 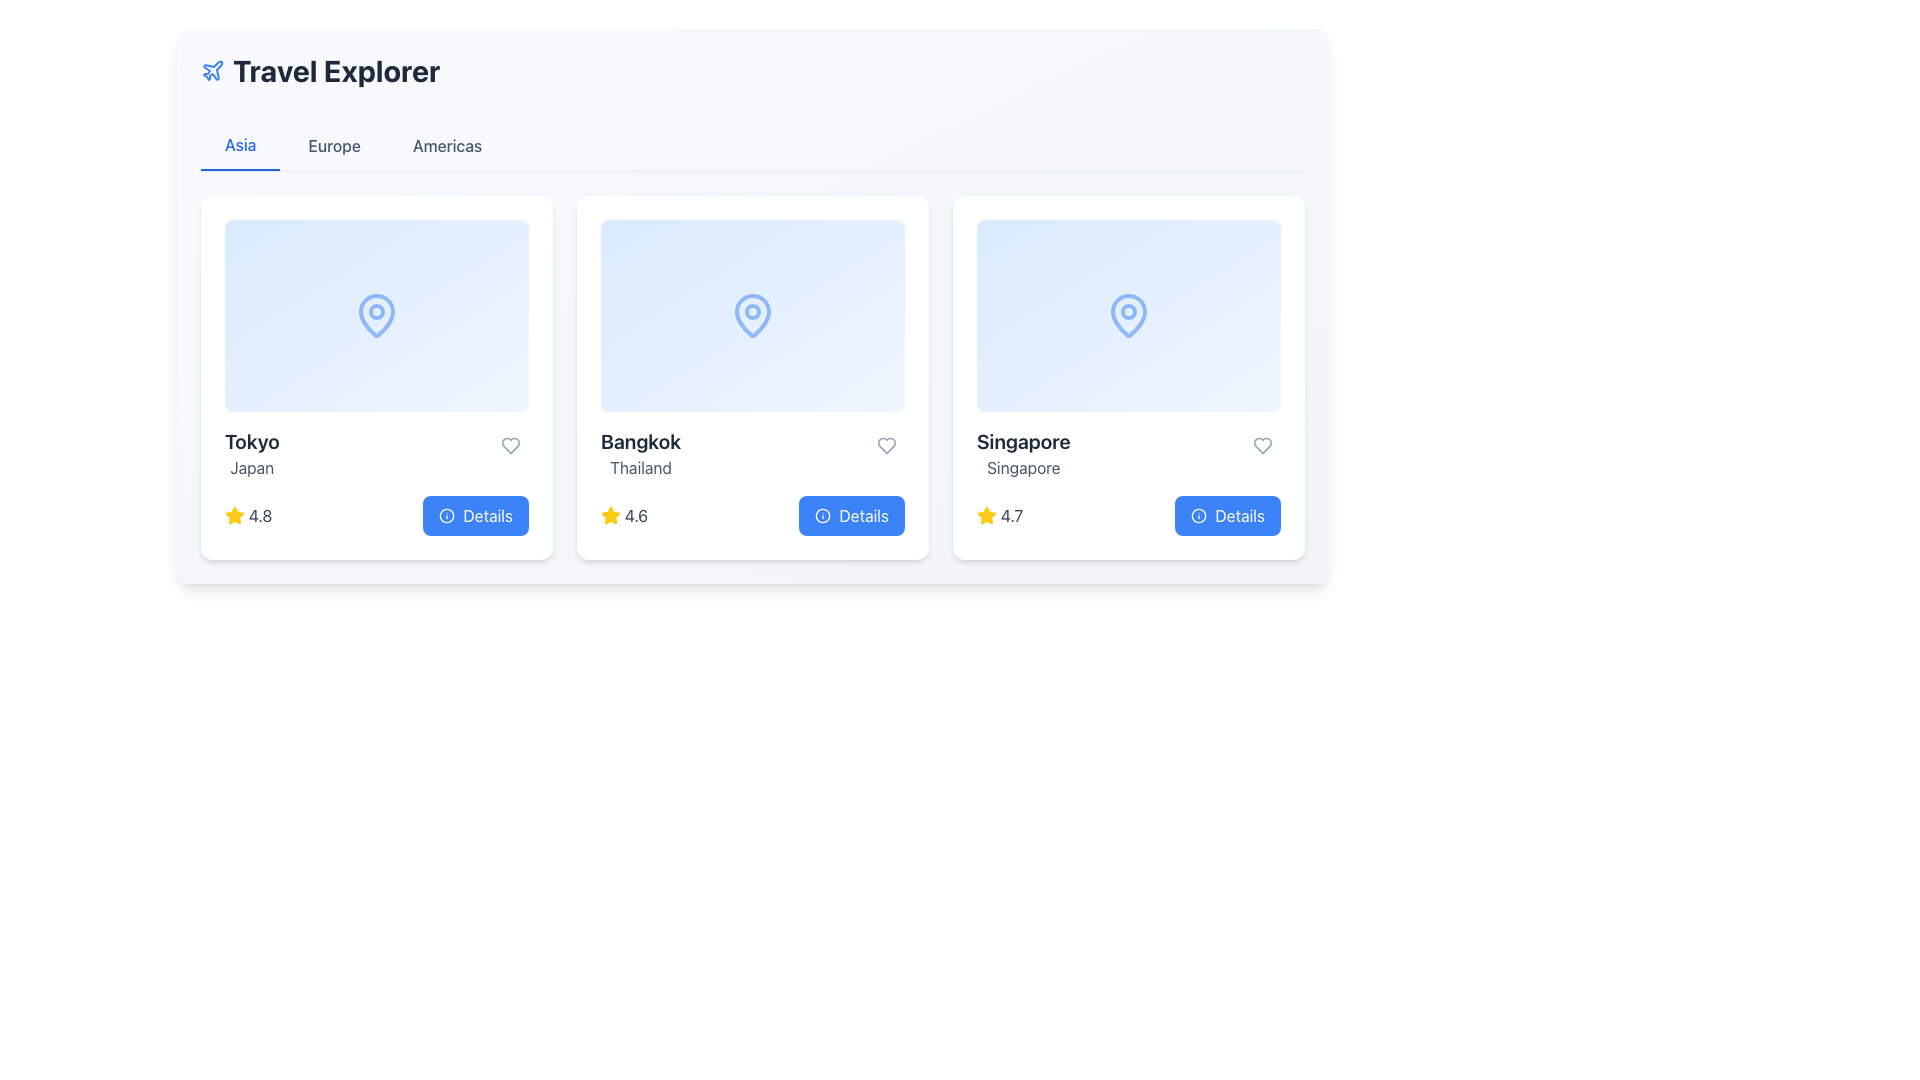 I want to click on the icon that visually indicates a location on the map within the Singapore card, which is the third card in the horizontal list layout, so click(x=1128, y=315).